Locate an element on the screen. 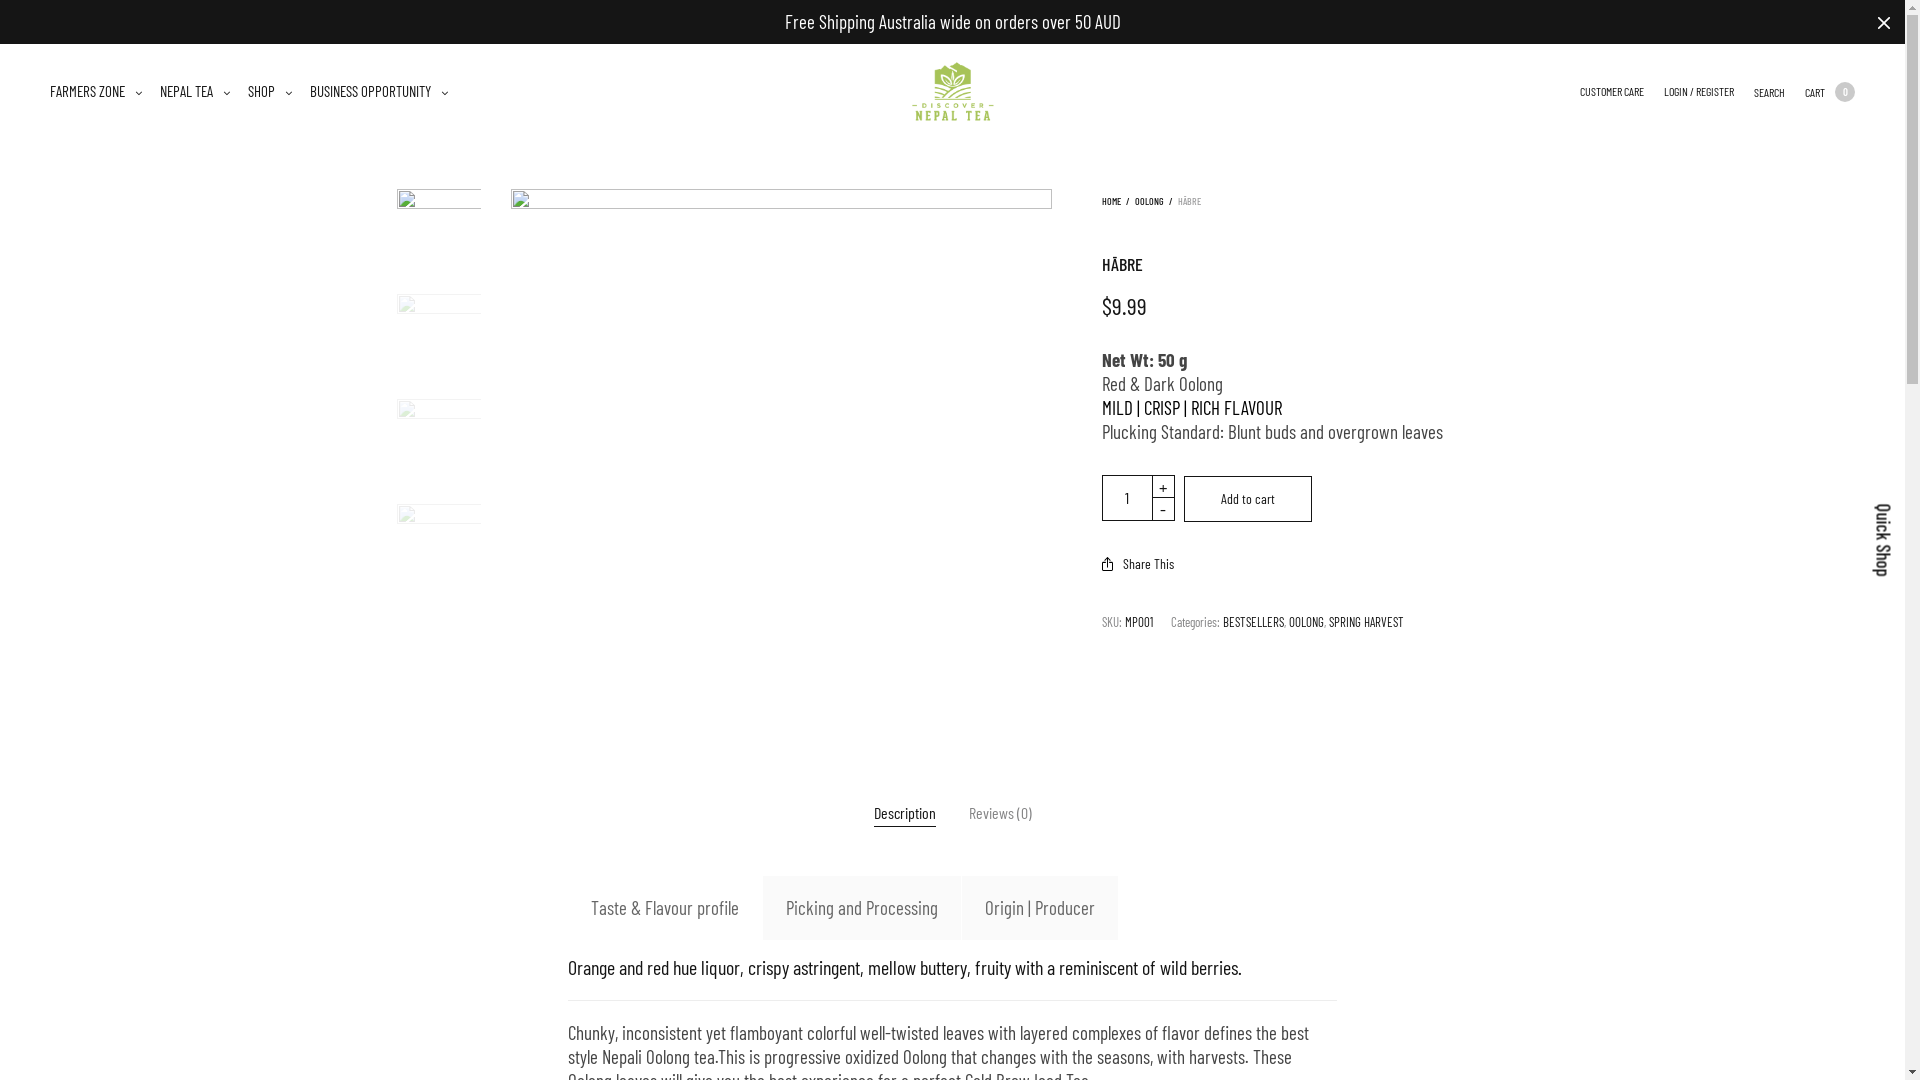 The image size is (1920, 1080). 'BUSINESS OPPORTUNITY' is located at coordinates (379, 91).